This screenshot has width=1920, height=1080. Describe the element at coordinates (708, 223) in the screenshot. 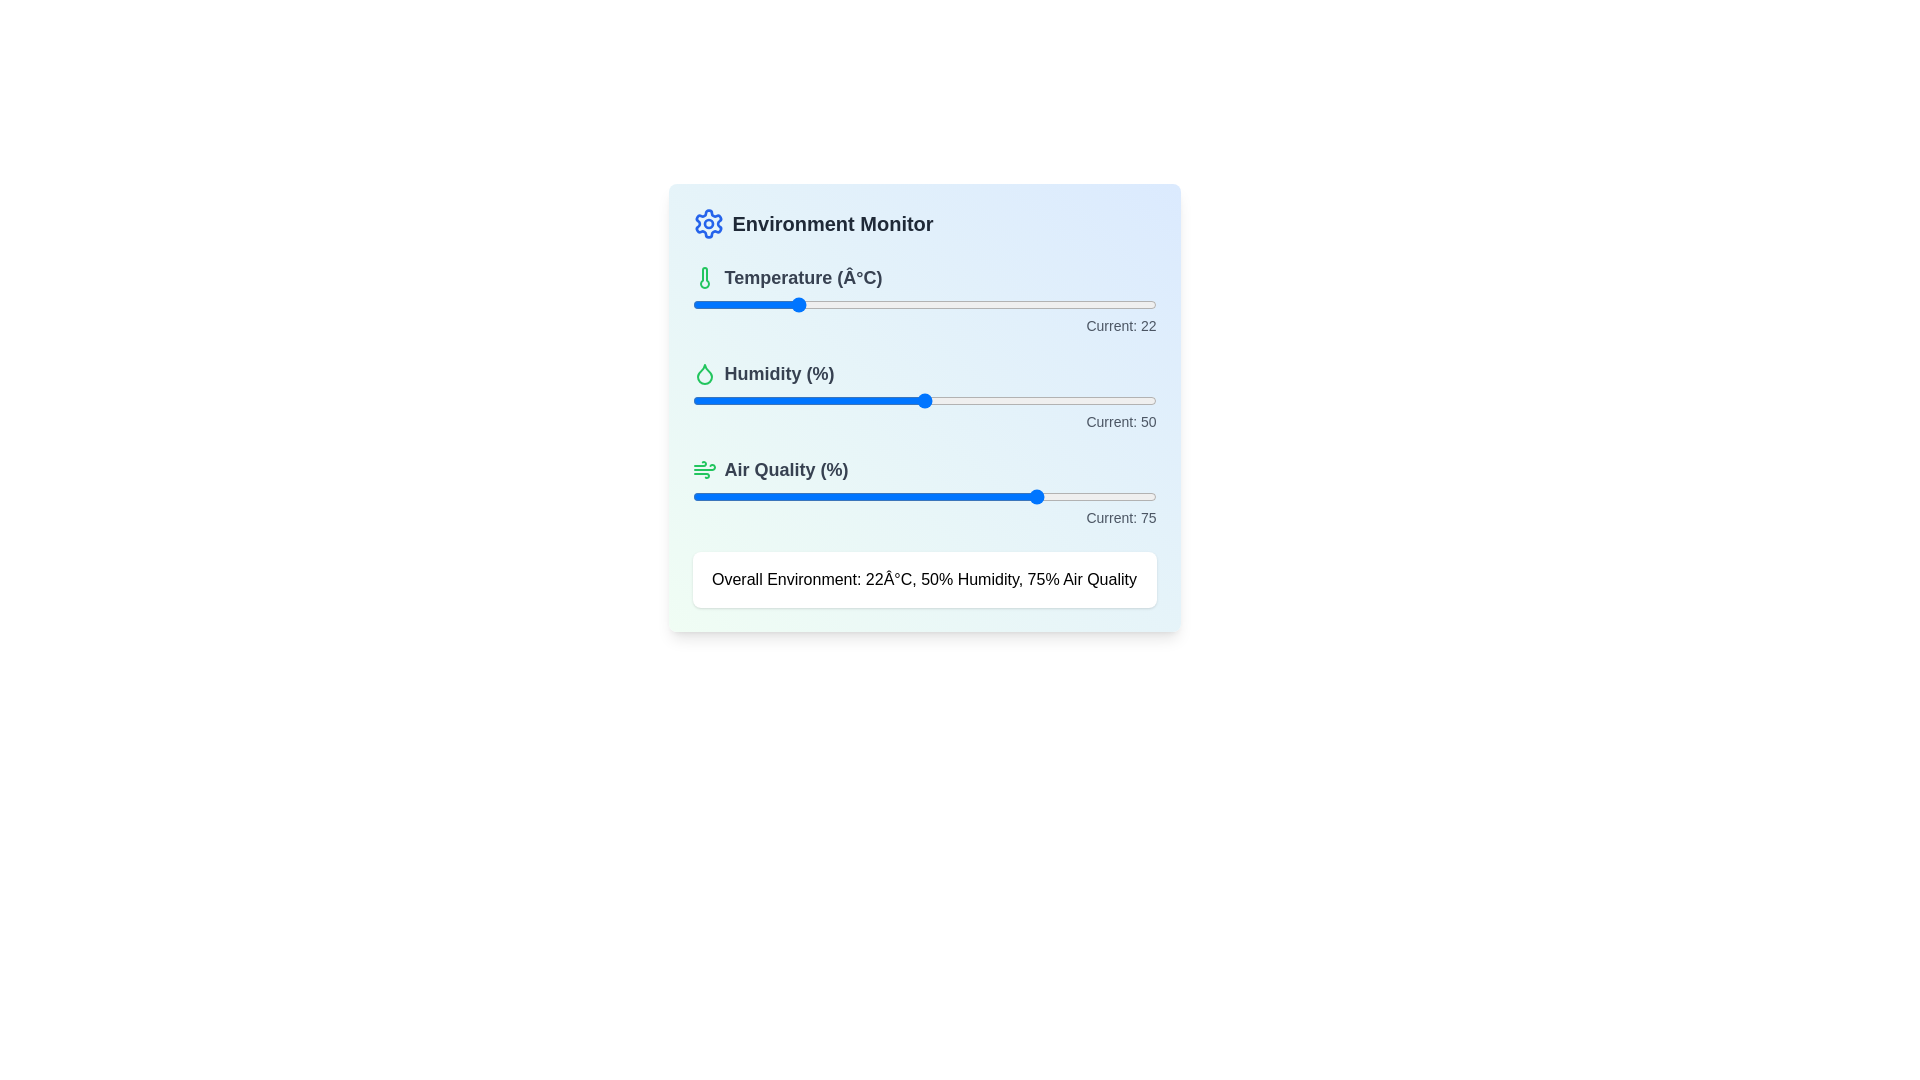

I see `the settings icon to open the configuration options` at that location.